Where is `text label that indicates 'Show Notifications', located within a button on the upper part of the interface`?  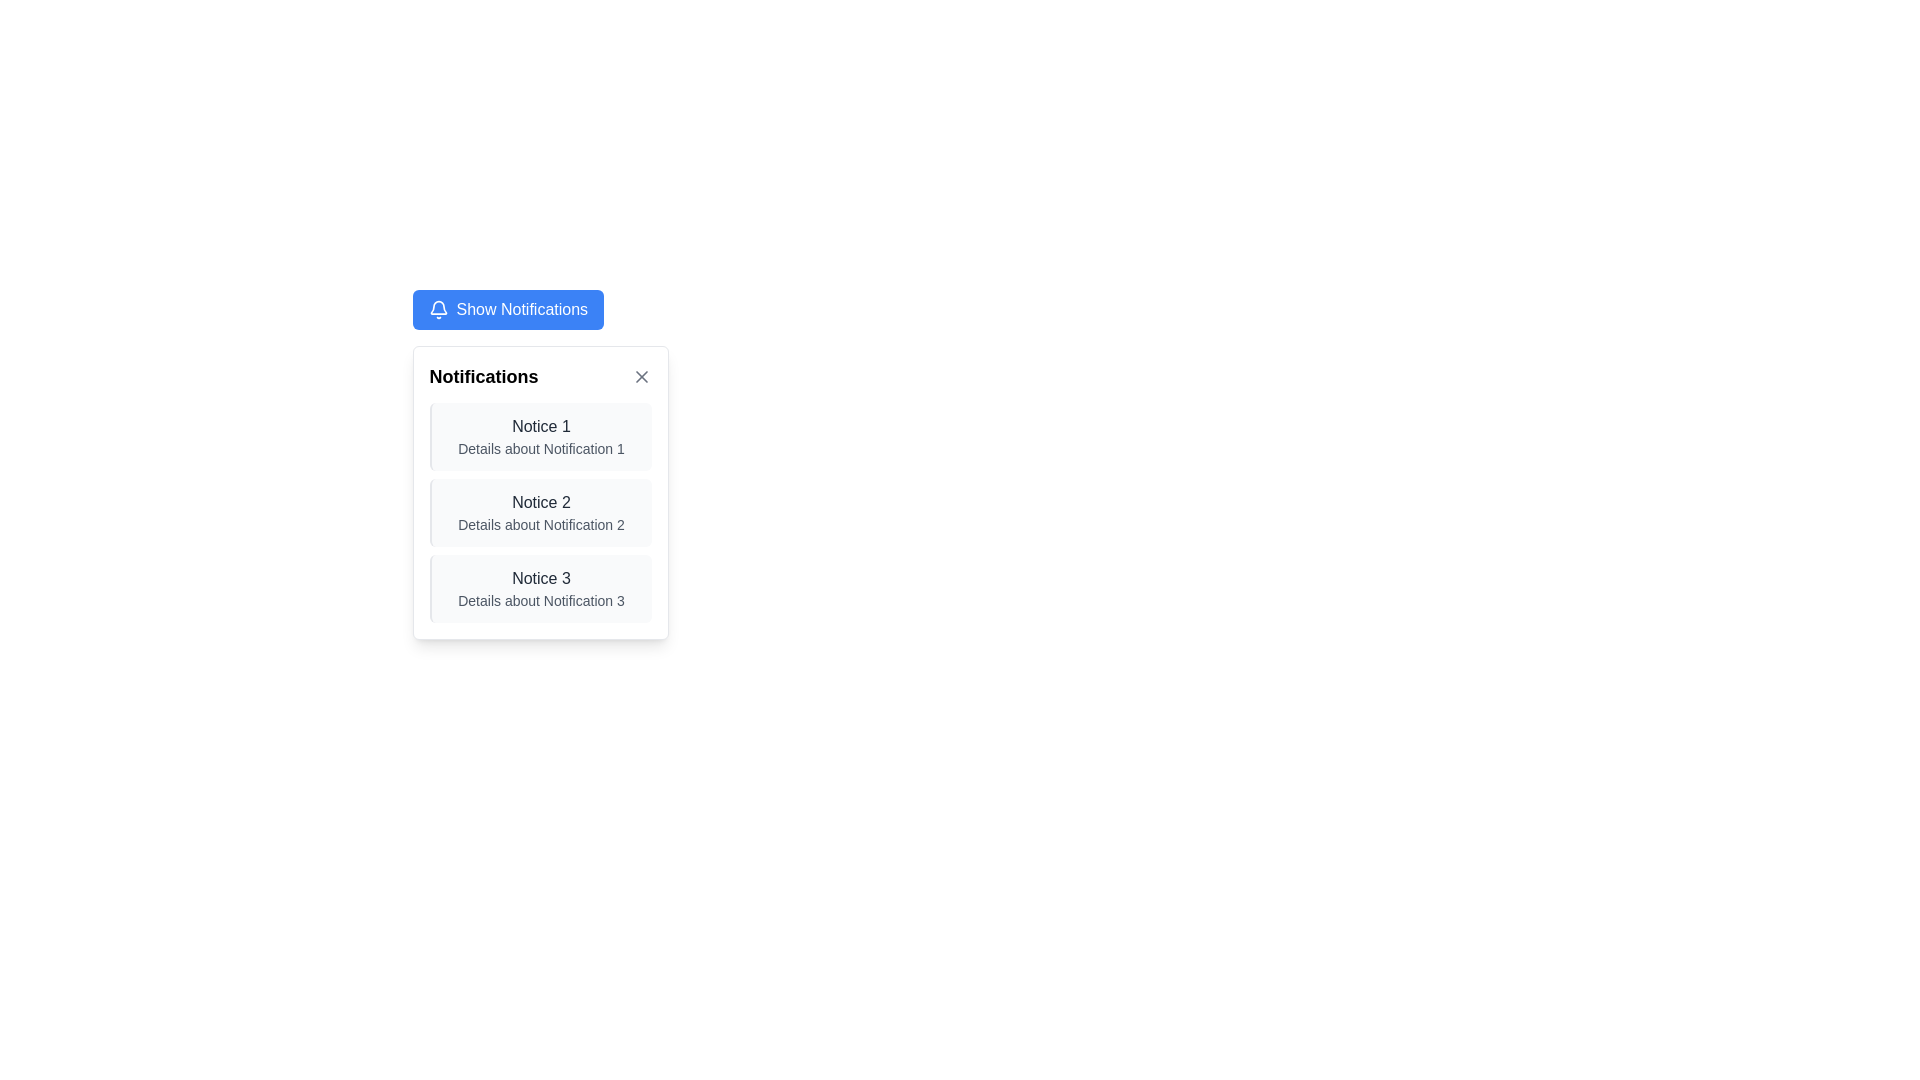 text label that indicates 'Show Notifications', located within a button on the upper part of the interface is located at coordinates (522, 309).